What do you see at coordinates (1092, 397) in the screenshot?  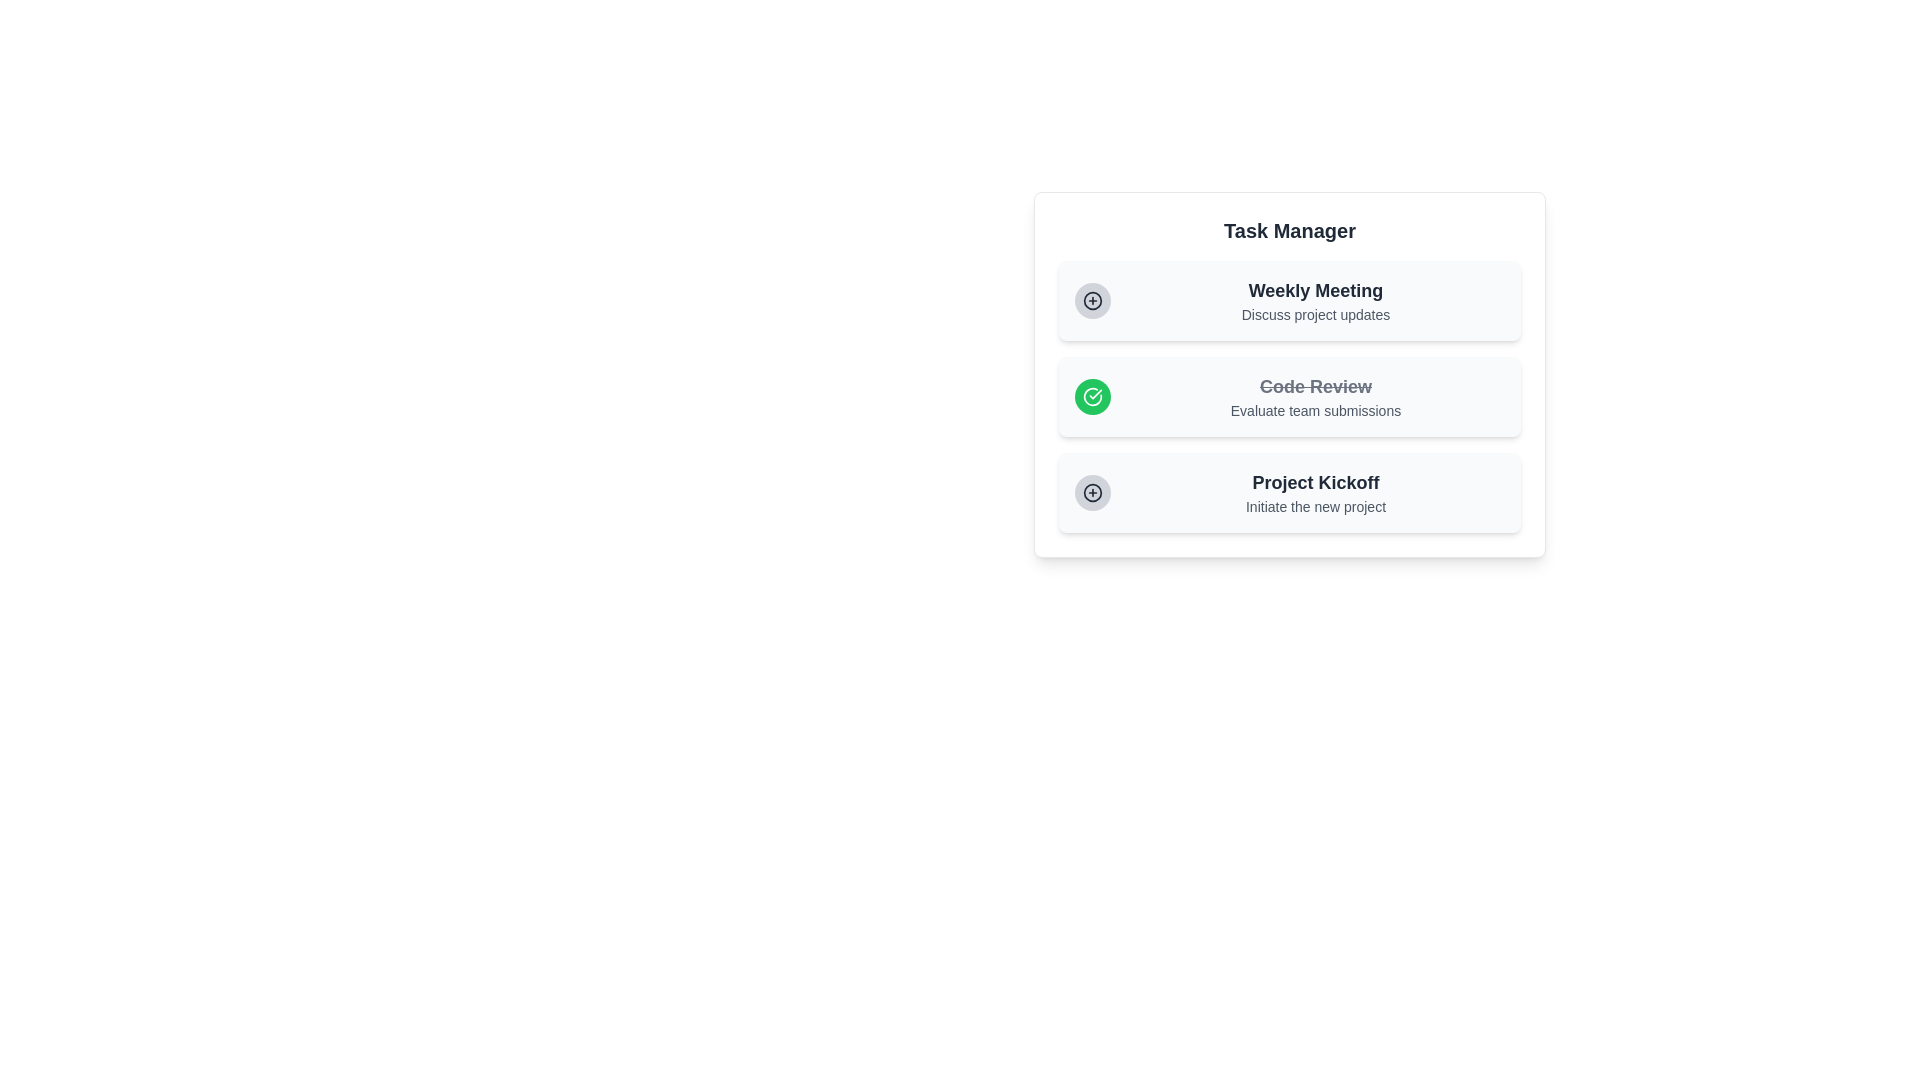 I see `the completion indicator icon positioned to the left of the 'Code Review' text in the second list item` at bounding box center [1092, 397].